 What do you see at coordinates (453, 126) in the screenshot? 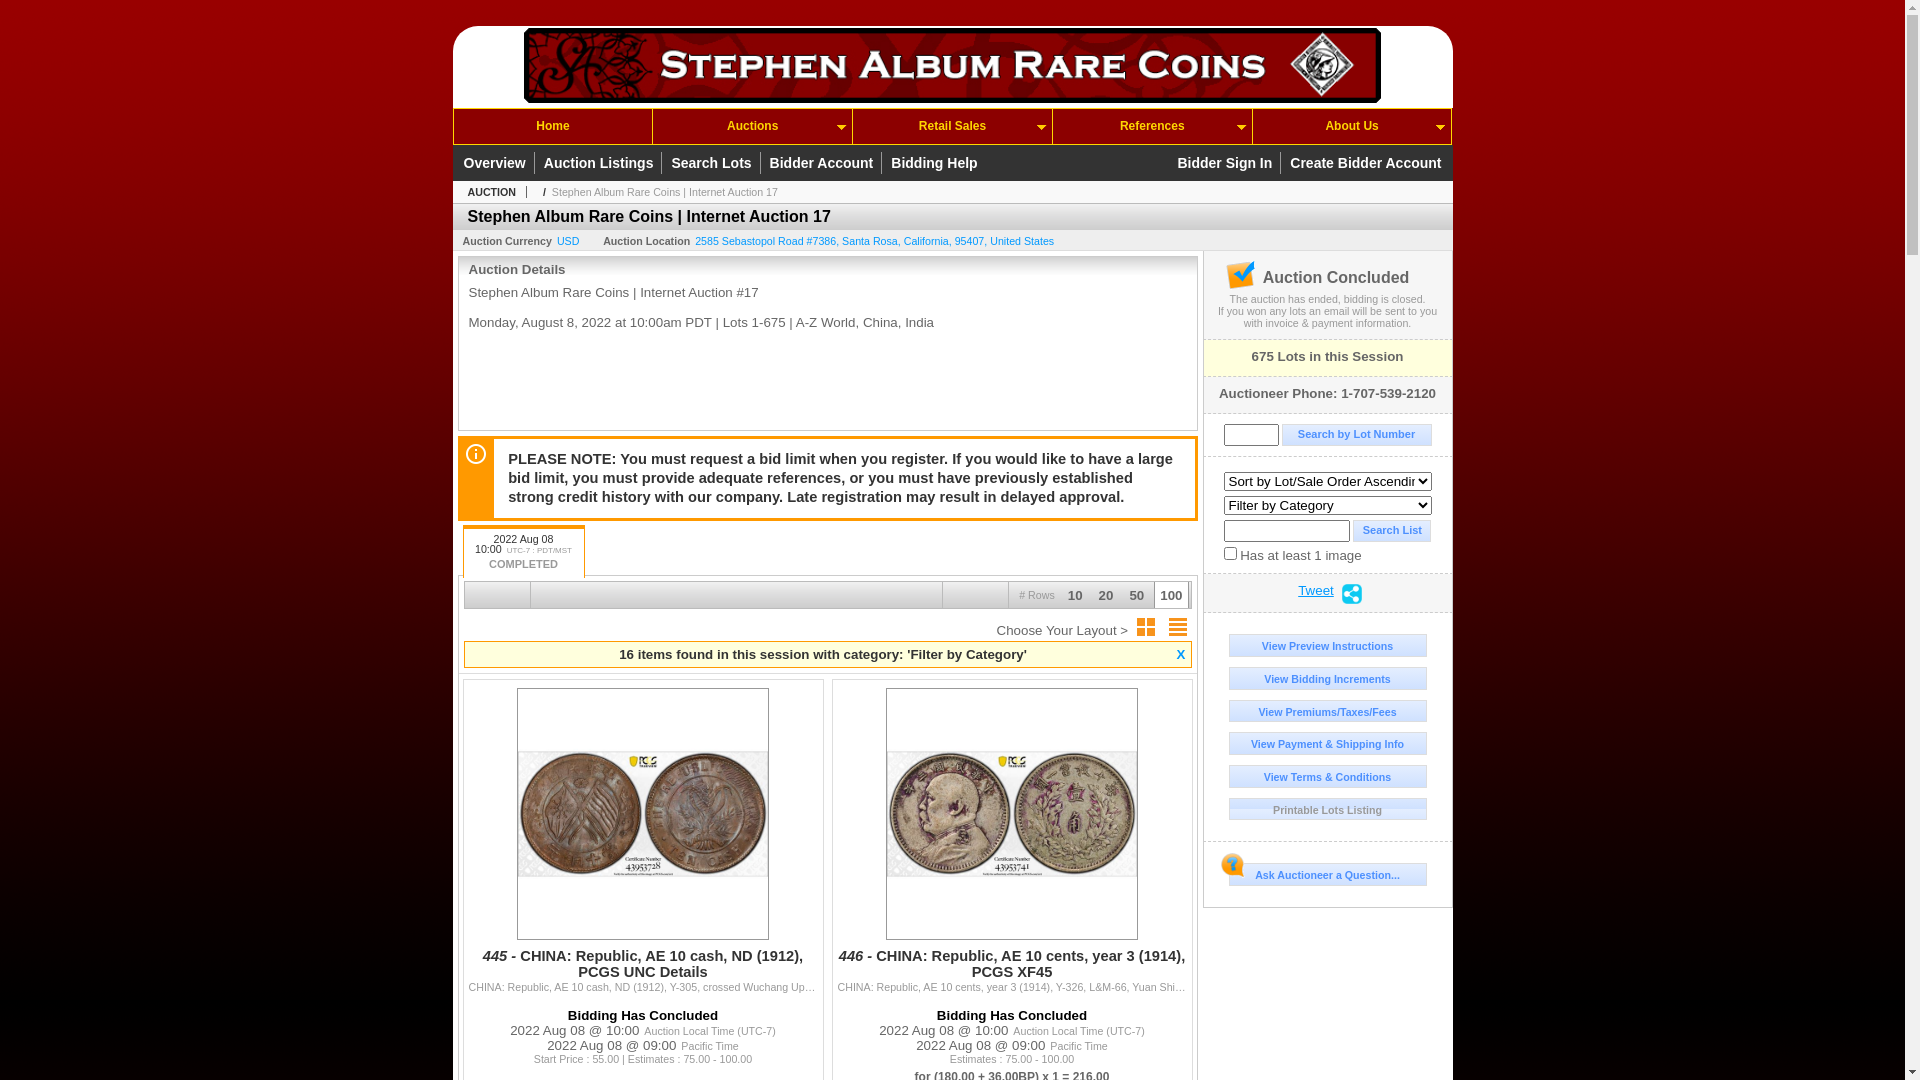
I see `'Home'` at bounding box center [453, 126].